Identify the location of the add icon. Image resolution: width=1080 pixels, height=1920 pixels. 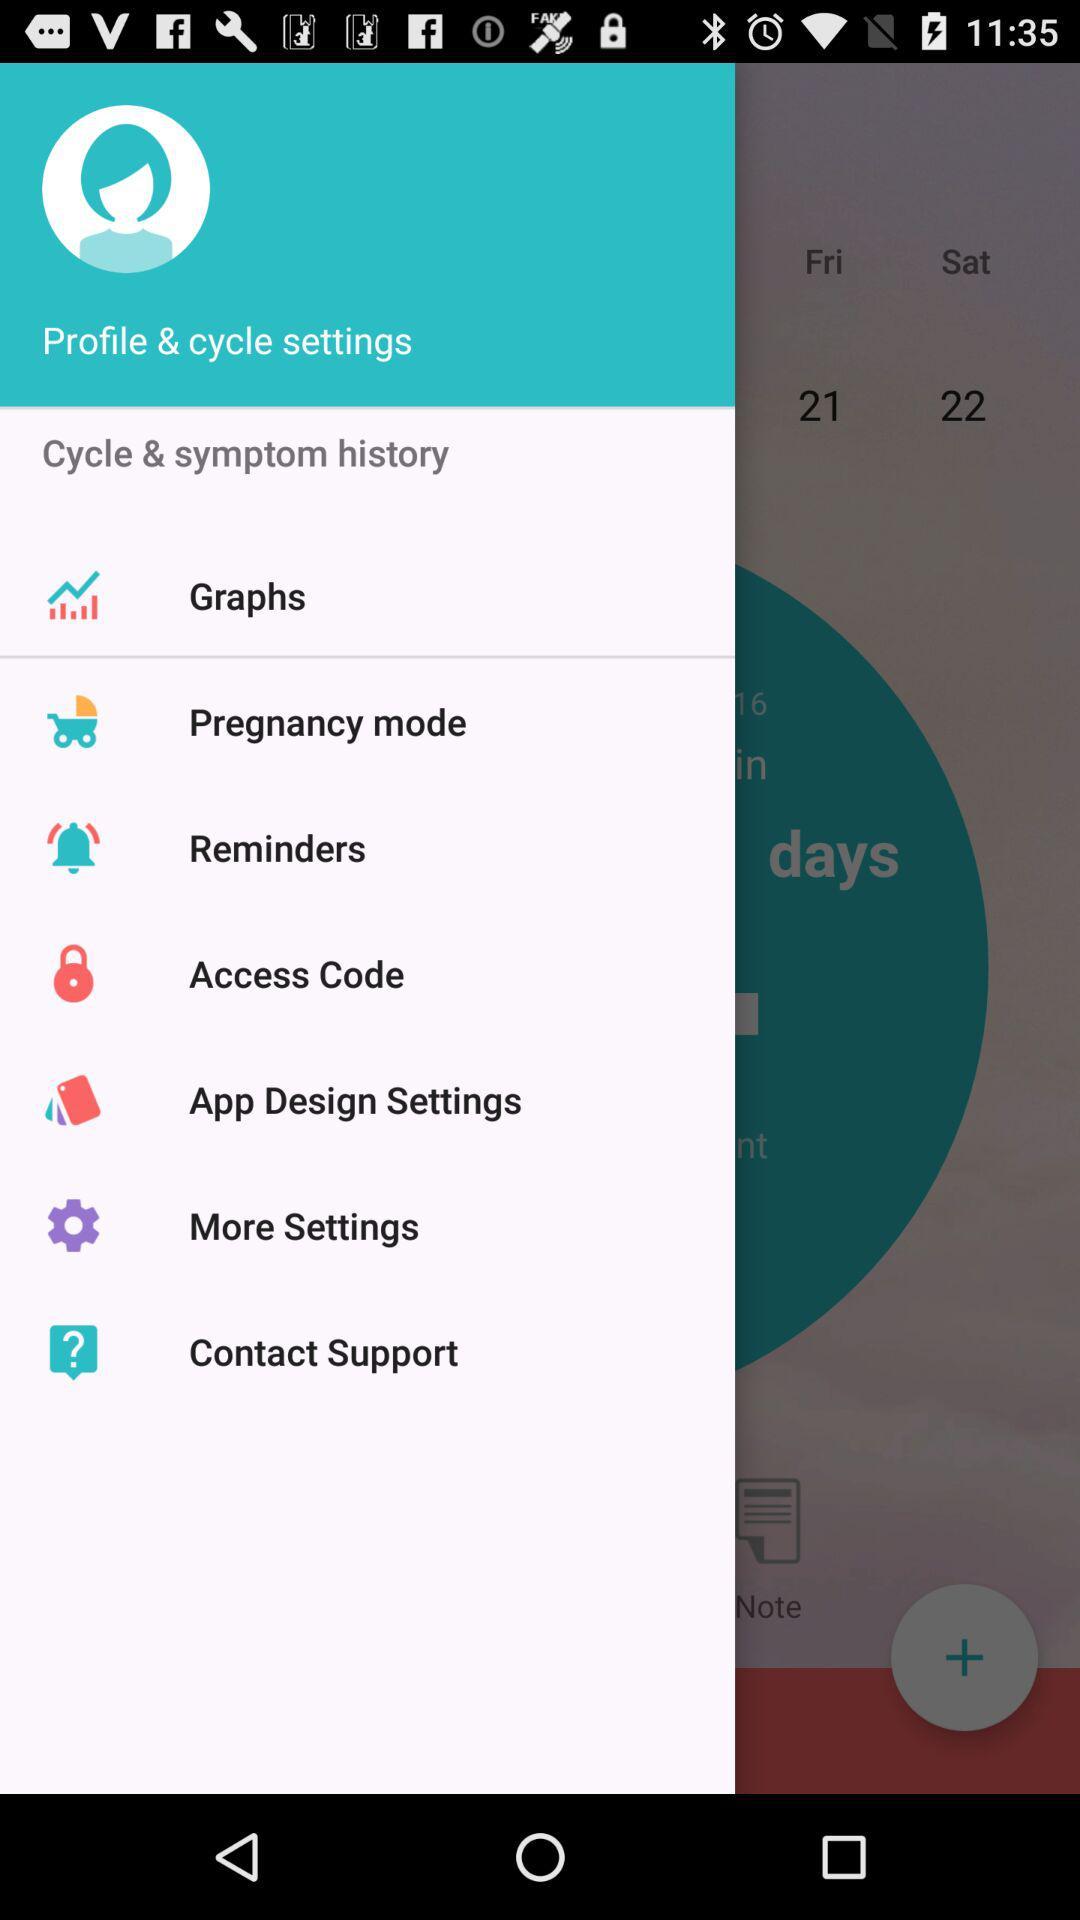
(963, 1773).